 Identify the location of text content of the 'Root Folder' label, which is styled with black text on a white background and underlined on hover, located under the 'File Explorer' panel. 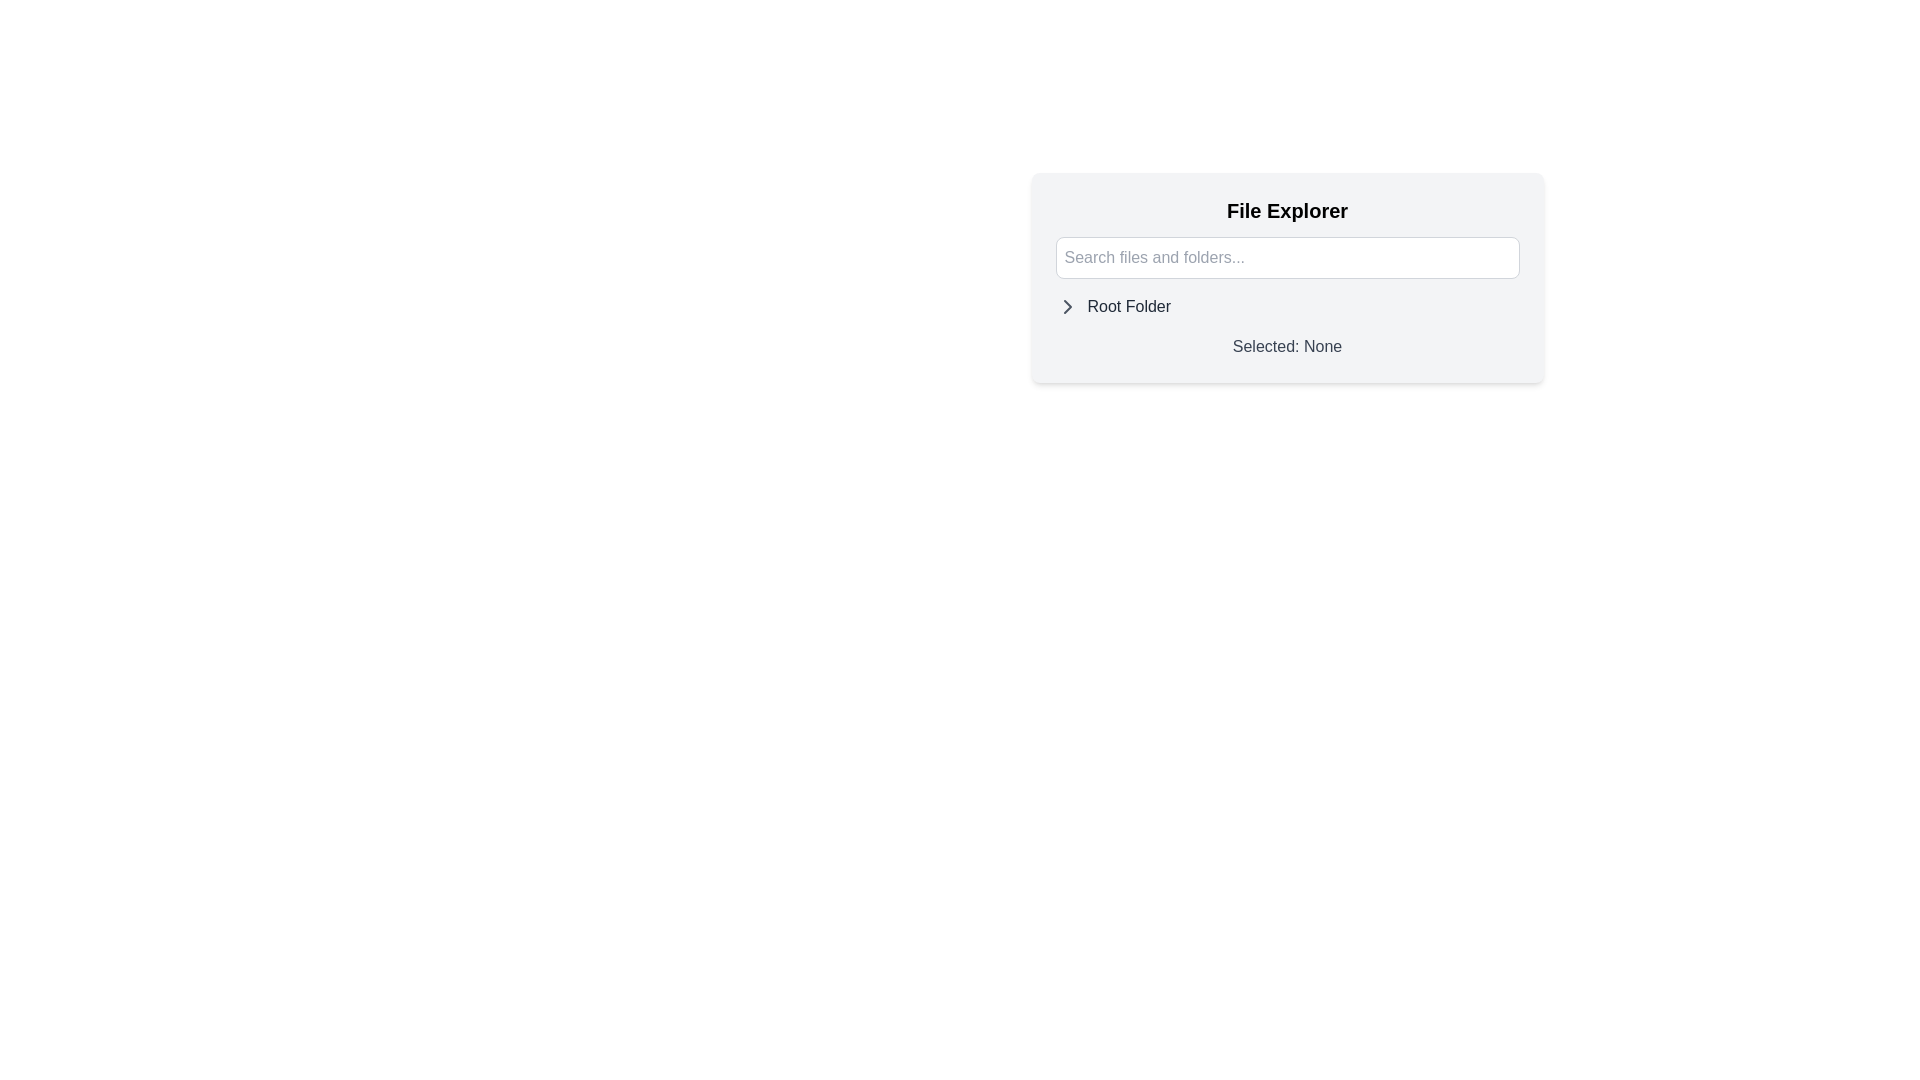
(1129, 307).